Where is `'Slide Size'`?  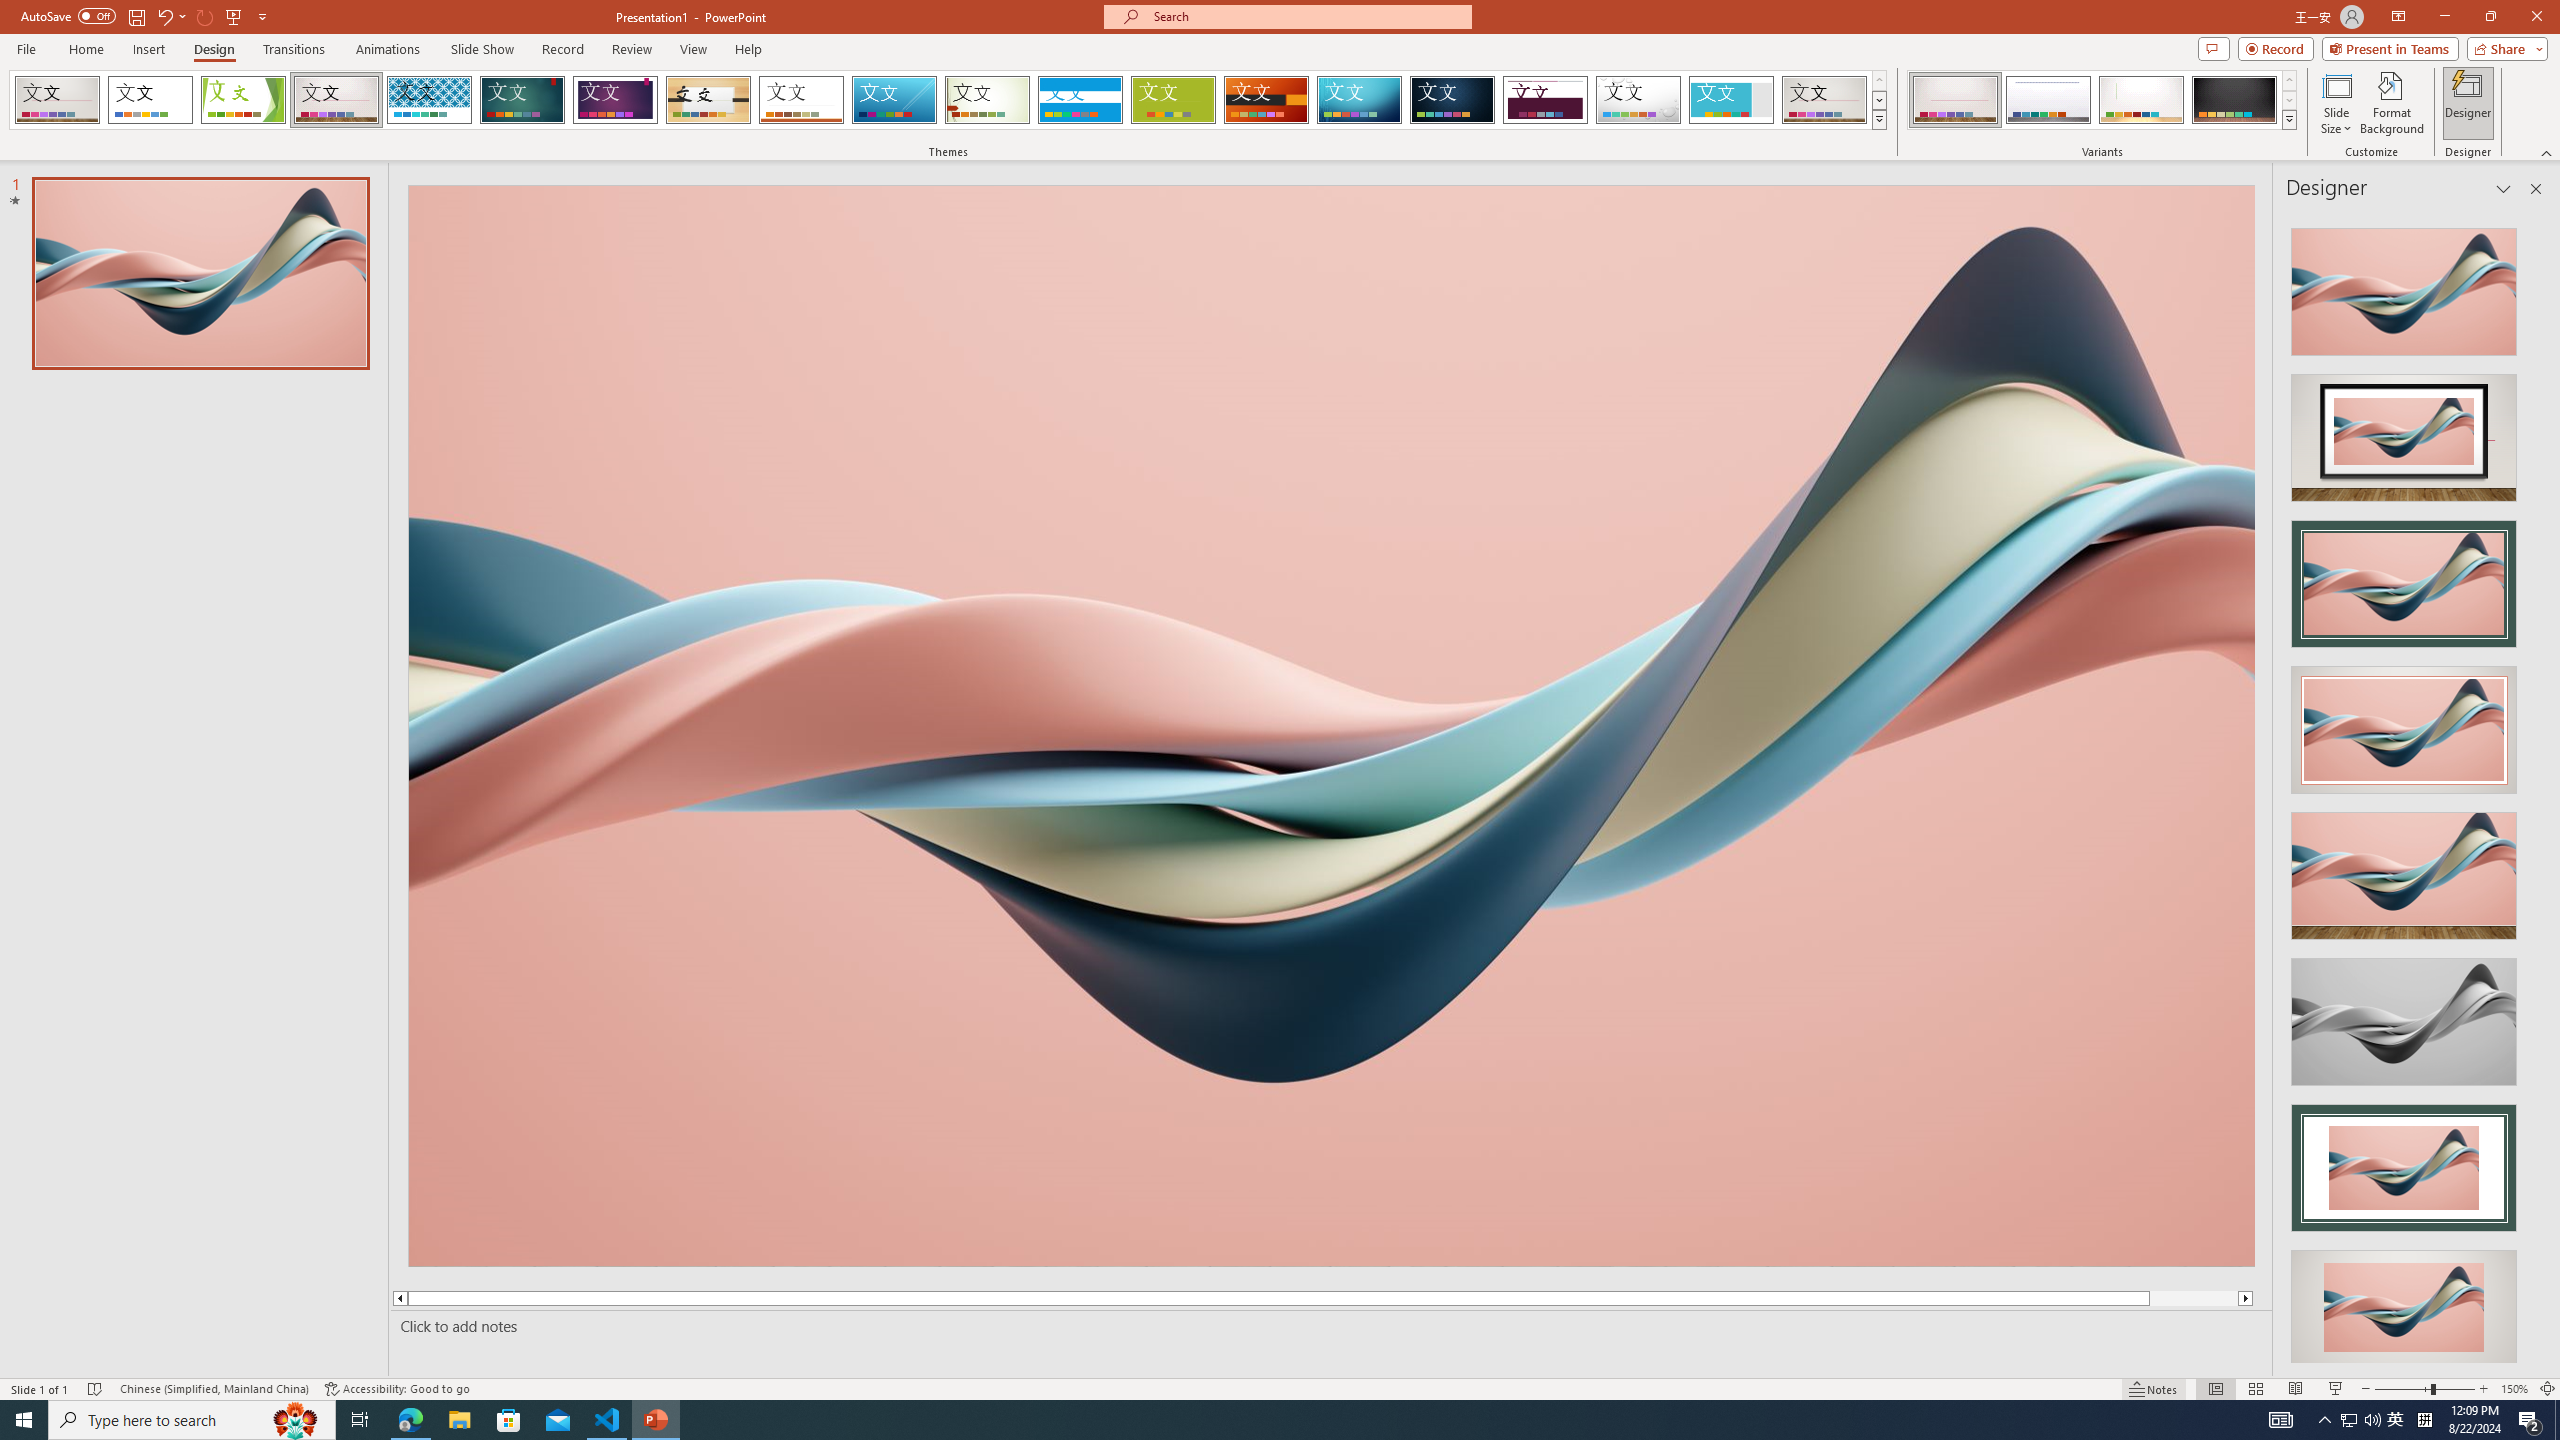 'Slide Size' is located at coordinates (2336, 103).